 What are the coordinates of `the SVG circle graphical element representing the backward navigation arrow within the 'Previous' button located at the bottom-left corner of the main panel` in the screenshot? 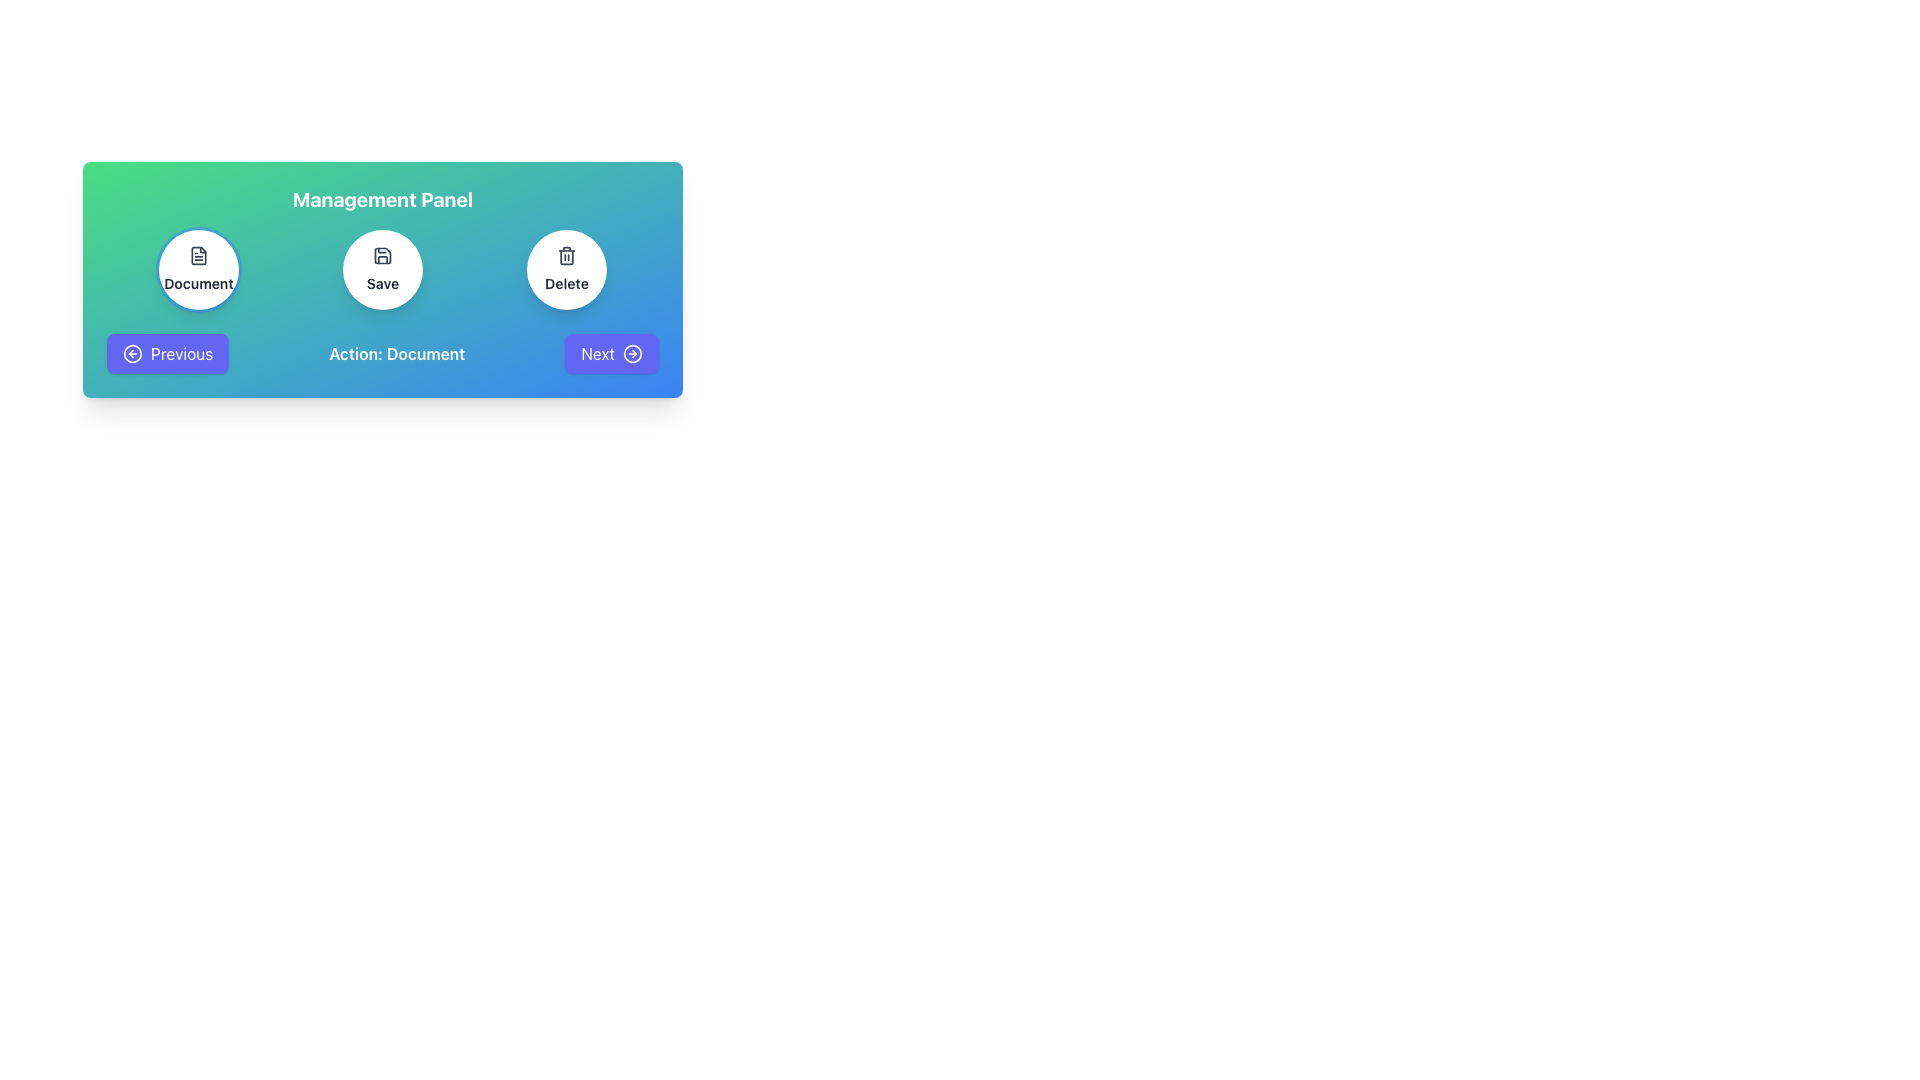 It's located at (132, 353).